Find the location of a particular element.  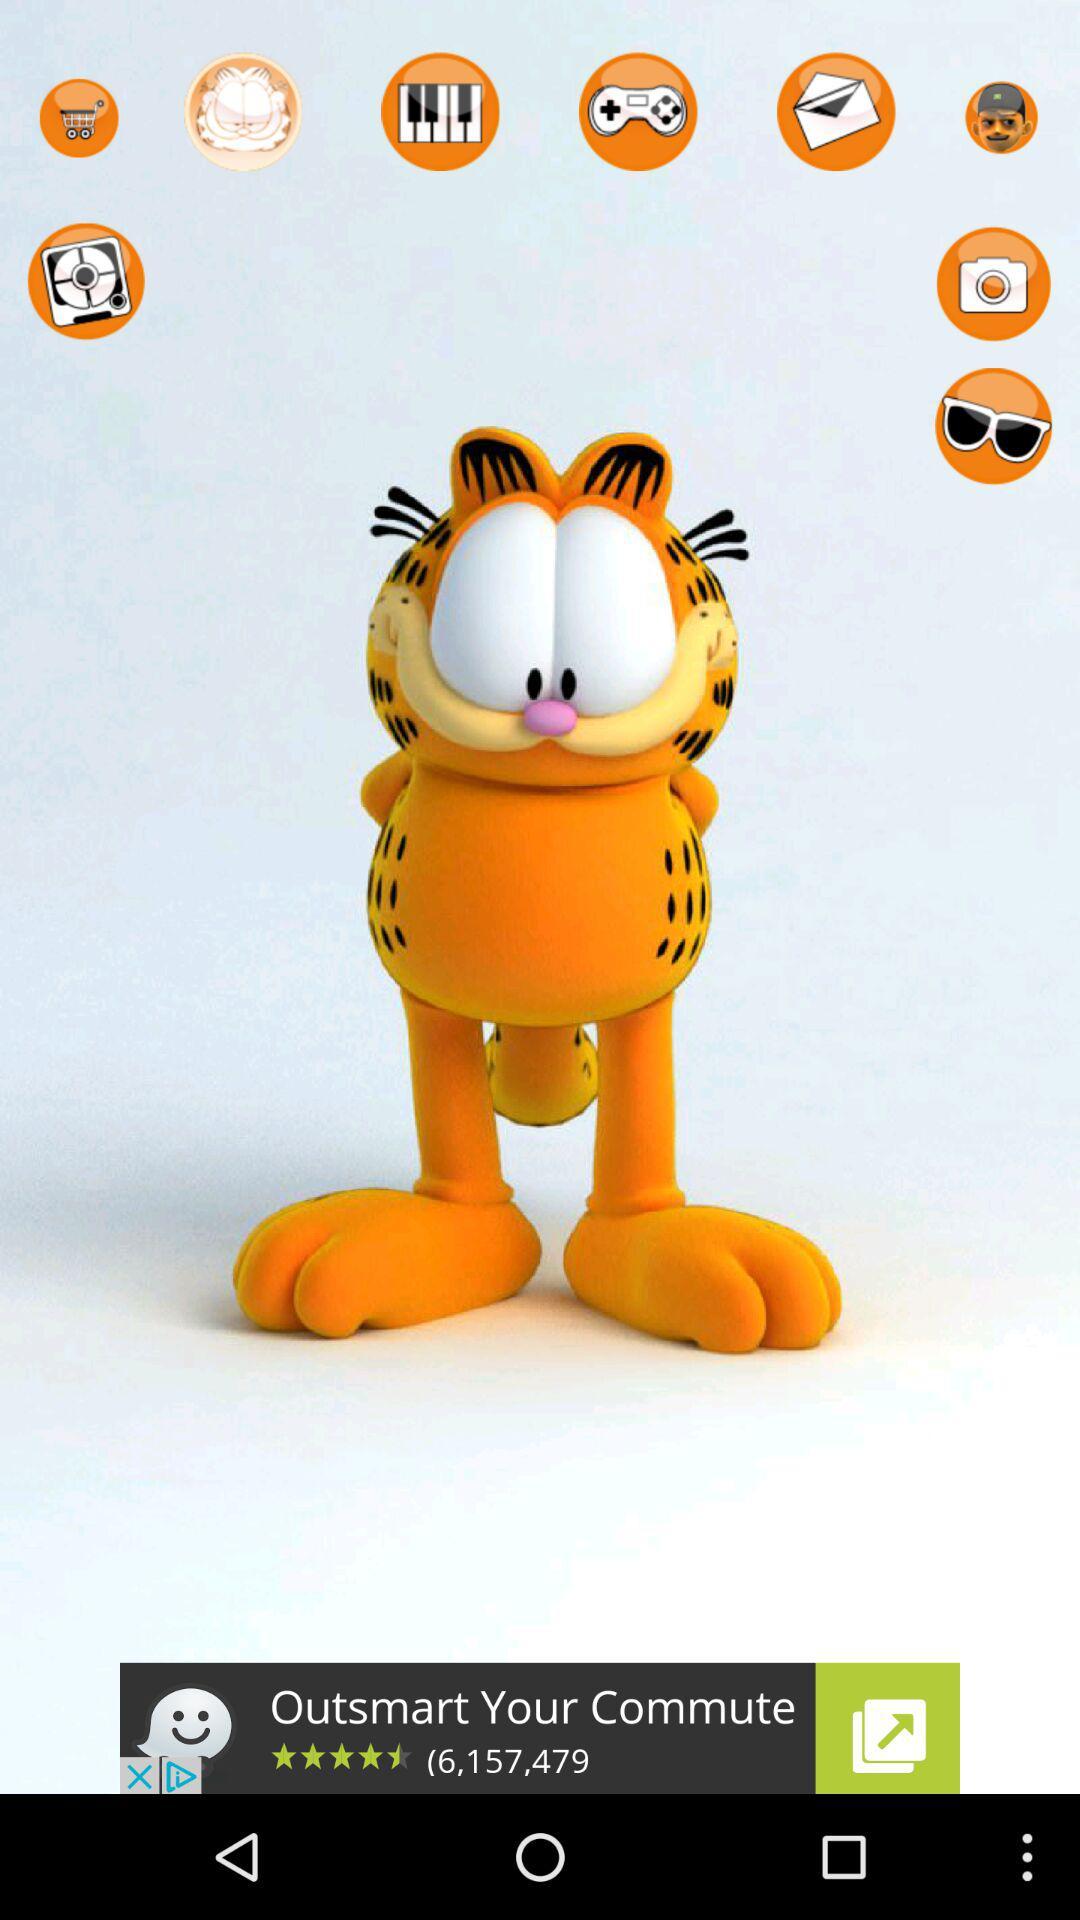

icon with piano is located at coordinates (439, 110).